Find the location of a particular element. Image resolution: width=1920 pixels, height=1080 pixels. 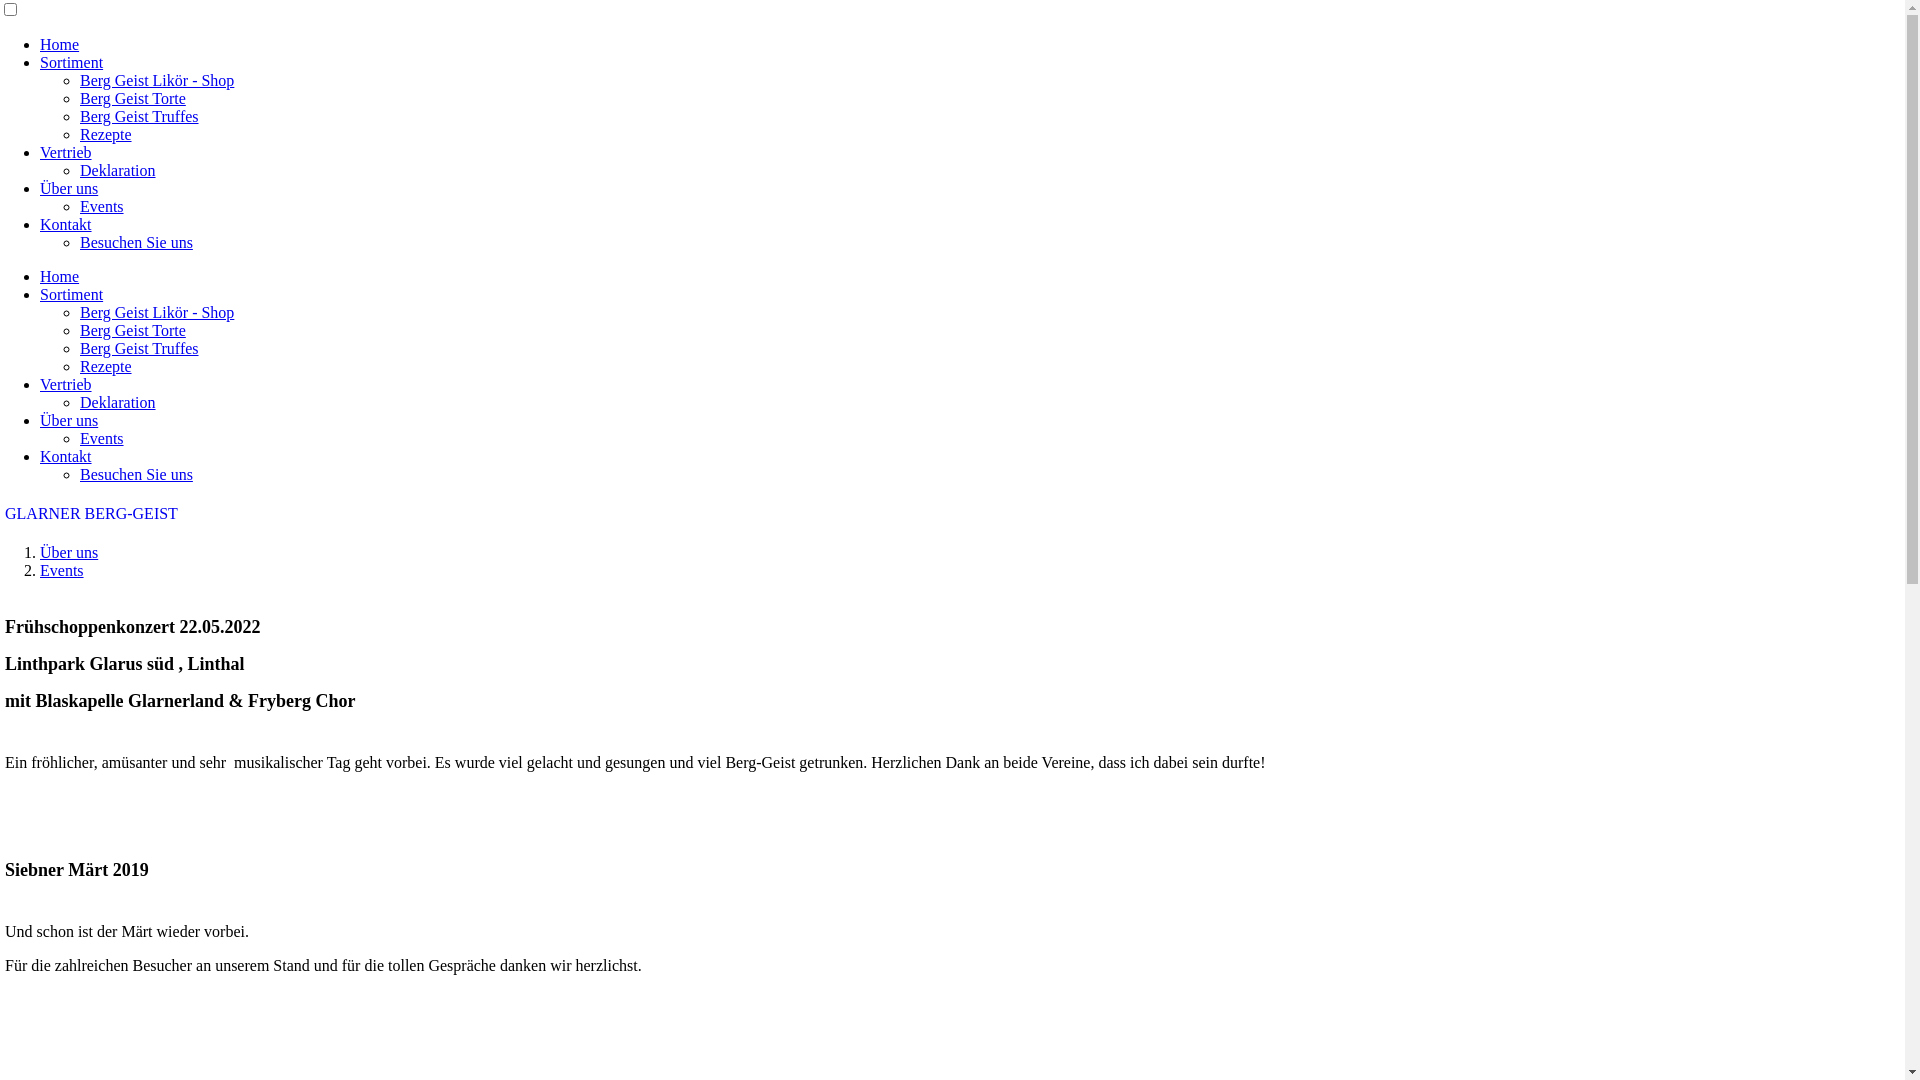

'Home' is located at coordinates (59, 44).